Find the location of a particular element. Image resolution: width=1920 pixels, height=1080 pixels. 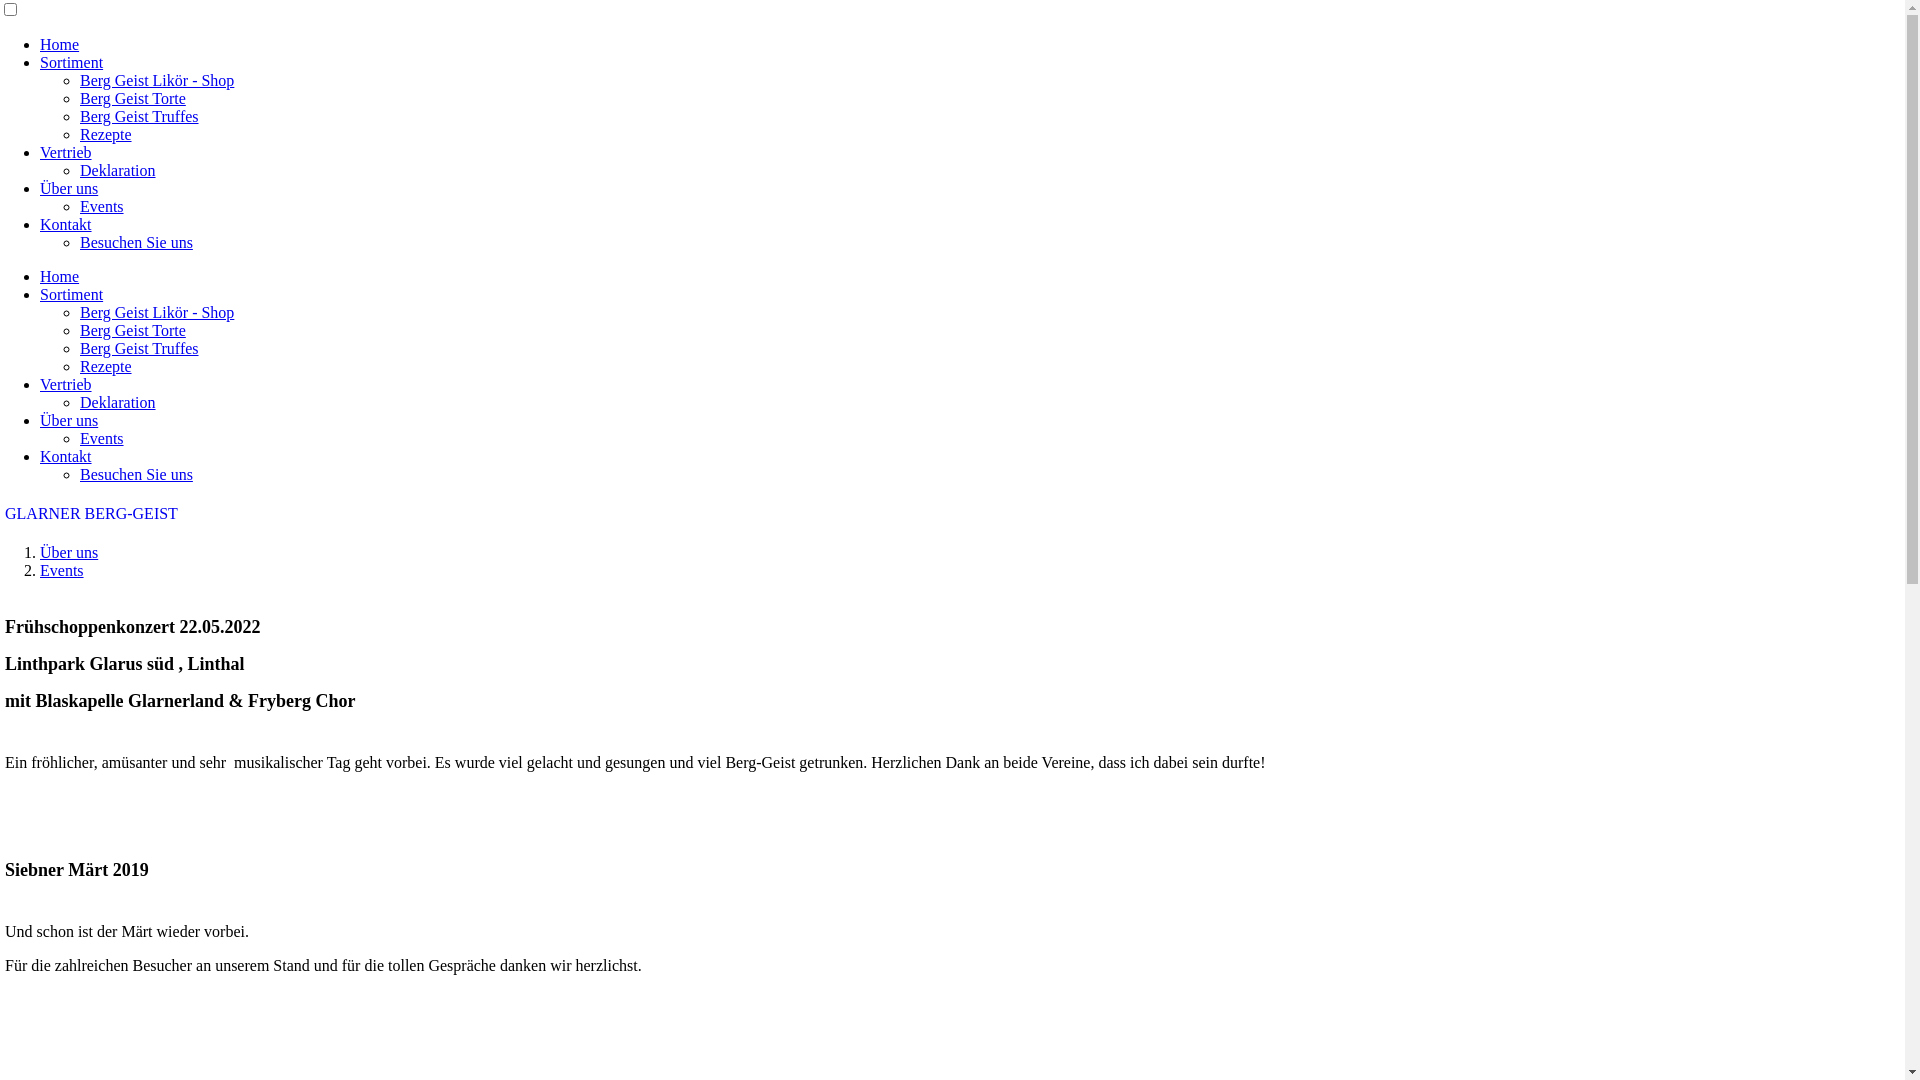

'Home' is located at coordinates (59, 44).